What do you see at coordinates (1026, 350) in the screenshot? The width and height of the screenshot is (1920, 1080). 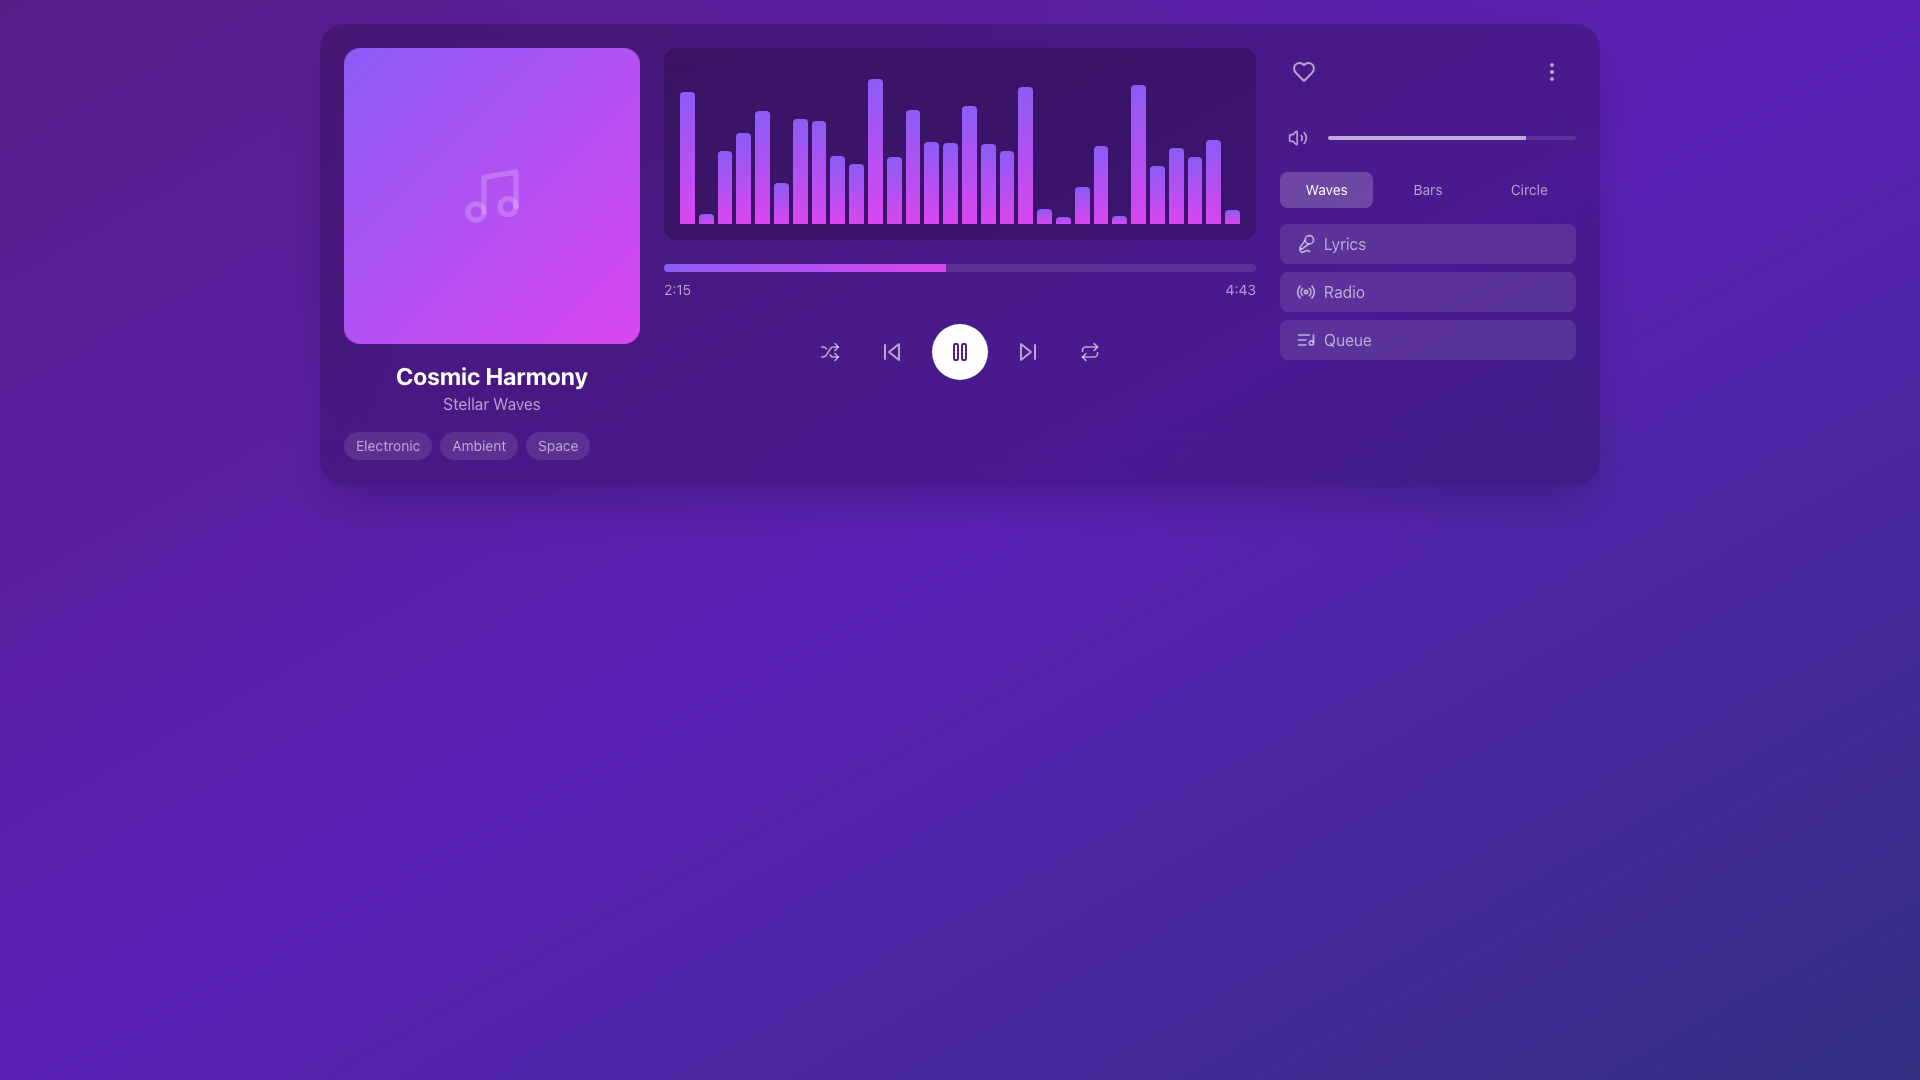 I see `the triangular play icon, styled as a simple outline, located beneath the waveform display to skip forward` at bounding box center [1026, 350].